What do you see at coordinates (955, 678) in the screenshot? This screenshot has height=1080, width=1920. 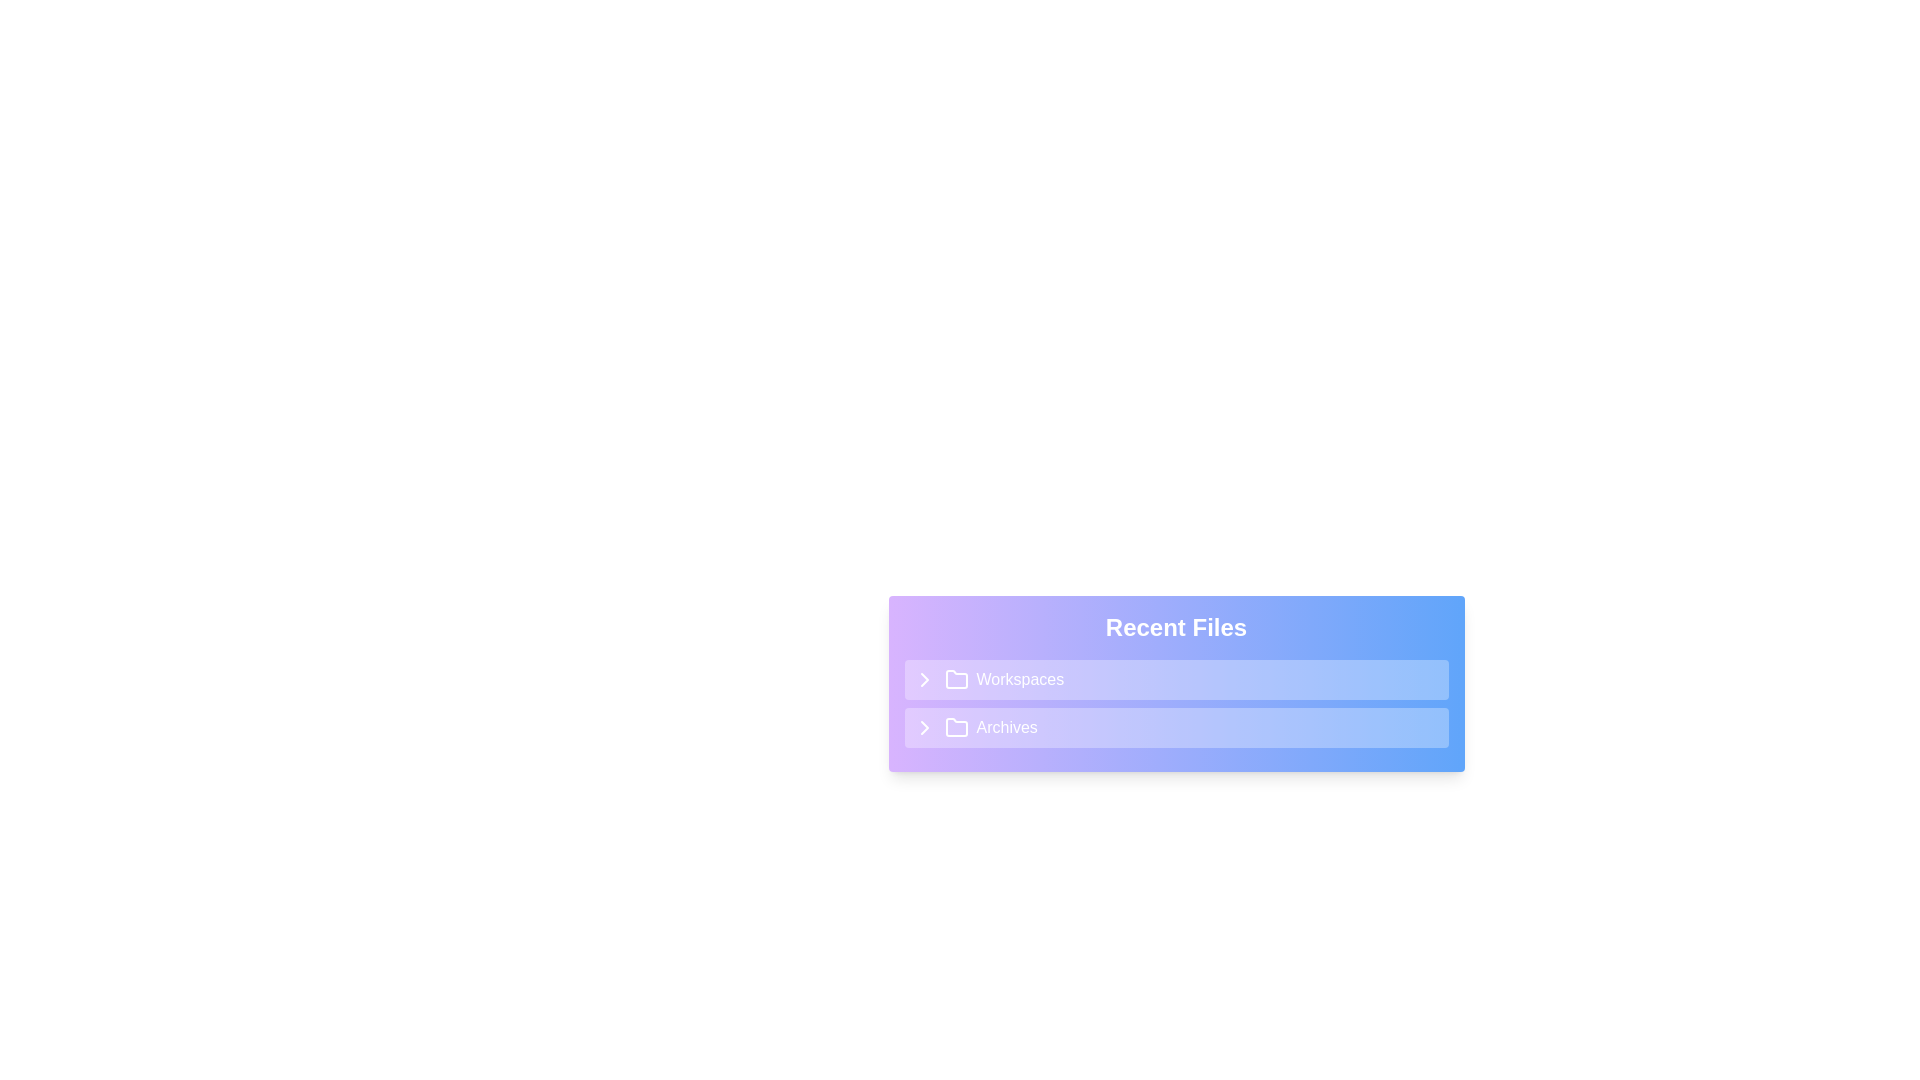 I see `the folder icon for Workspaces` at bounding box center [955, 678].